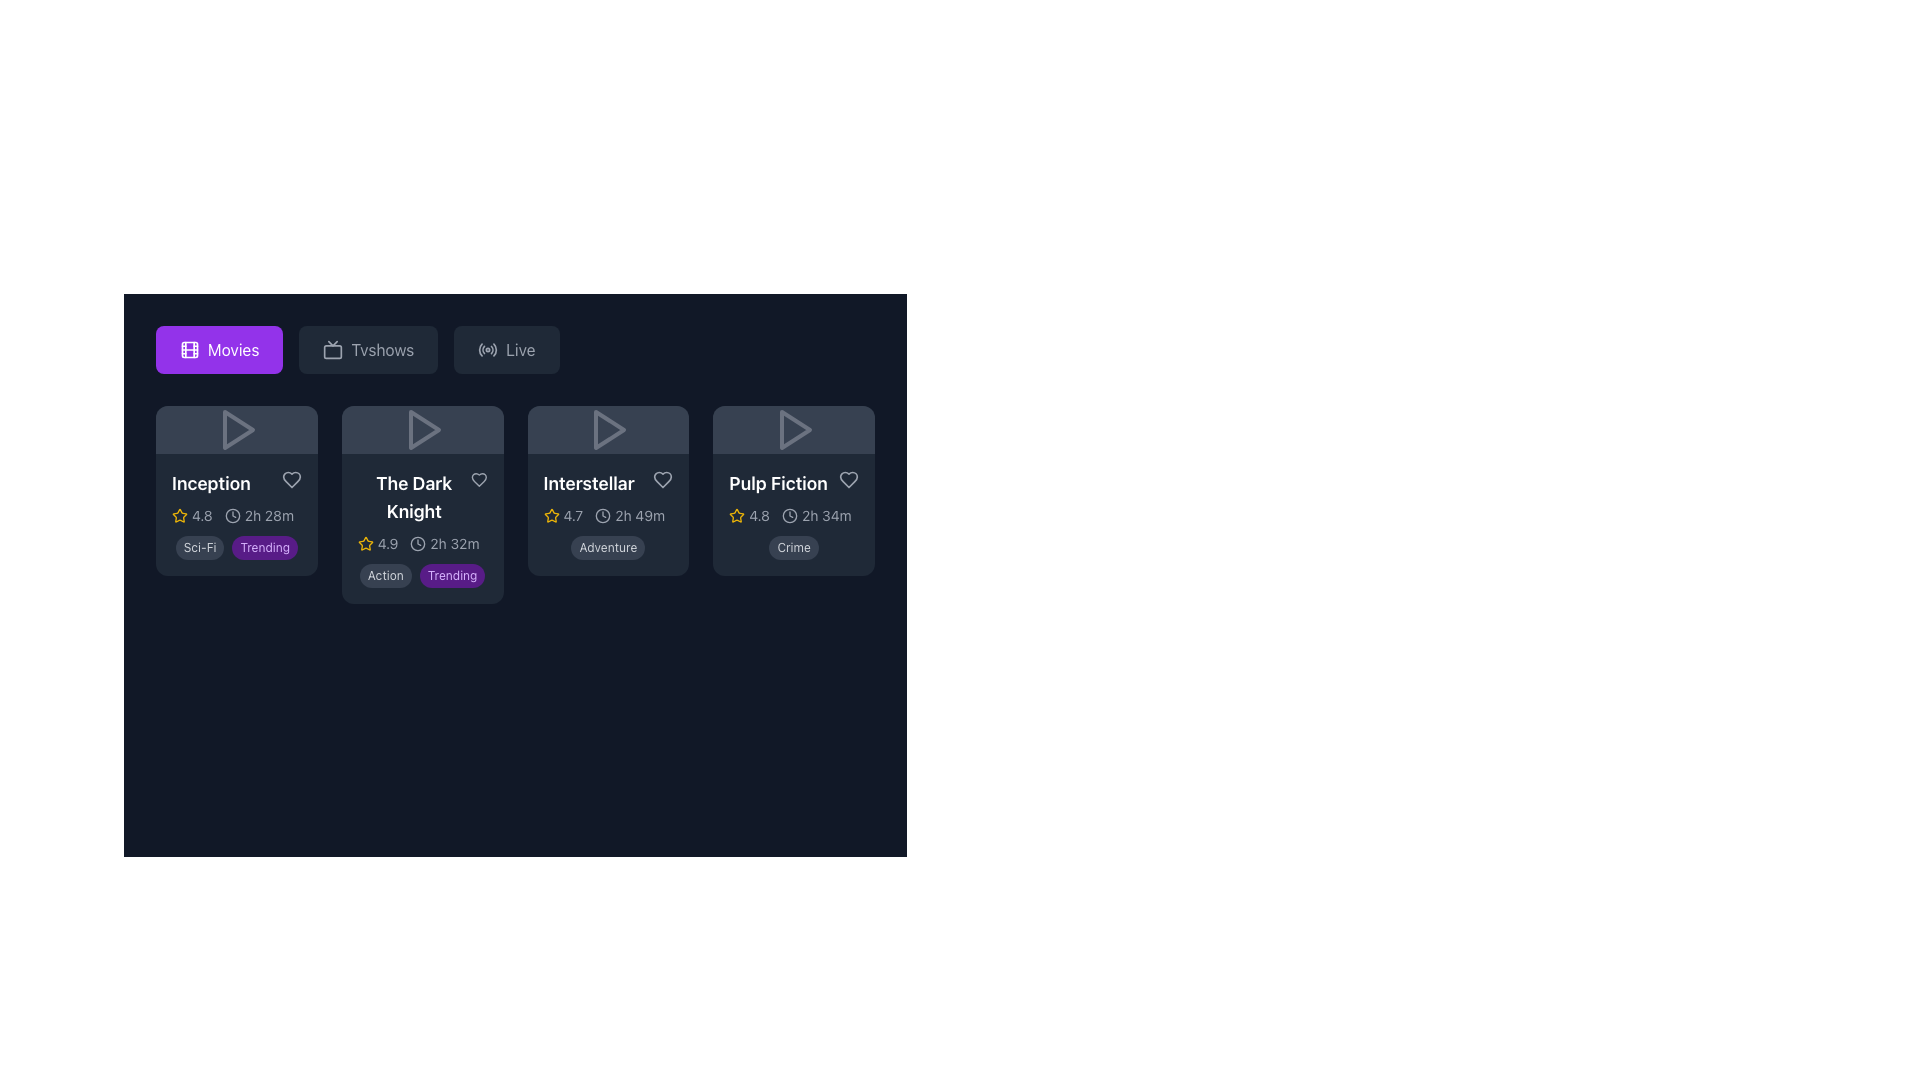 This screenshot has height=1080, width=1920. What do you see at coordinates (365, 543) in the screenshot?
I see `the star icon representing the movie rating in the second movie card for 'The Dark Knight', located to the left of the numerical rating text '4.9'` at bounding box center [365, 543].